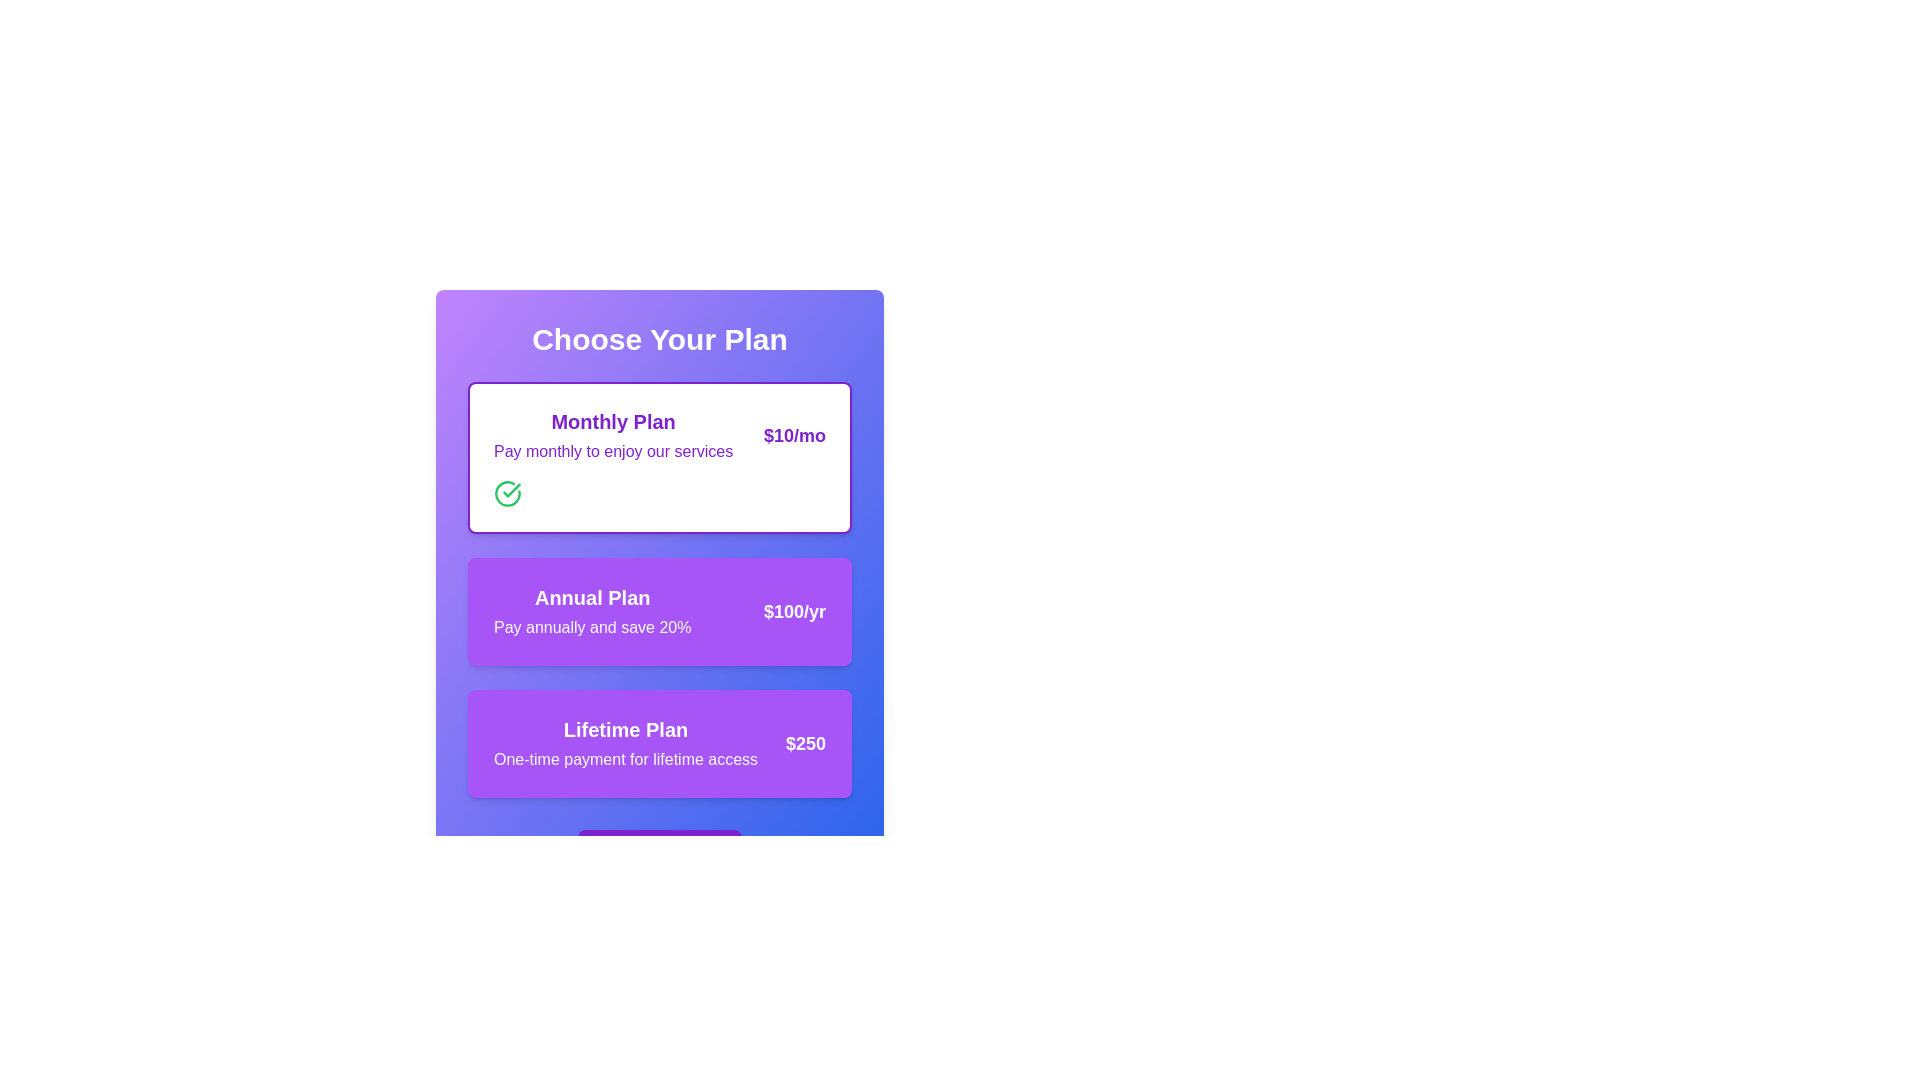 Image resolution: width=1920 pixels, height=1080 pixels. Describe the element at coordinates (660, 849) in the screenshot. I see `the subscription button located at the bottom of the 'Choose Your Plan' card to observe style changes` at that location.